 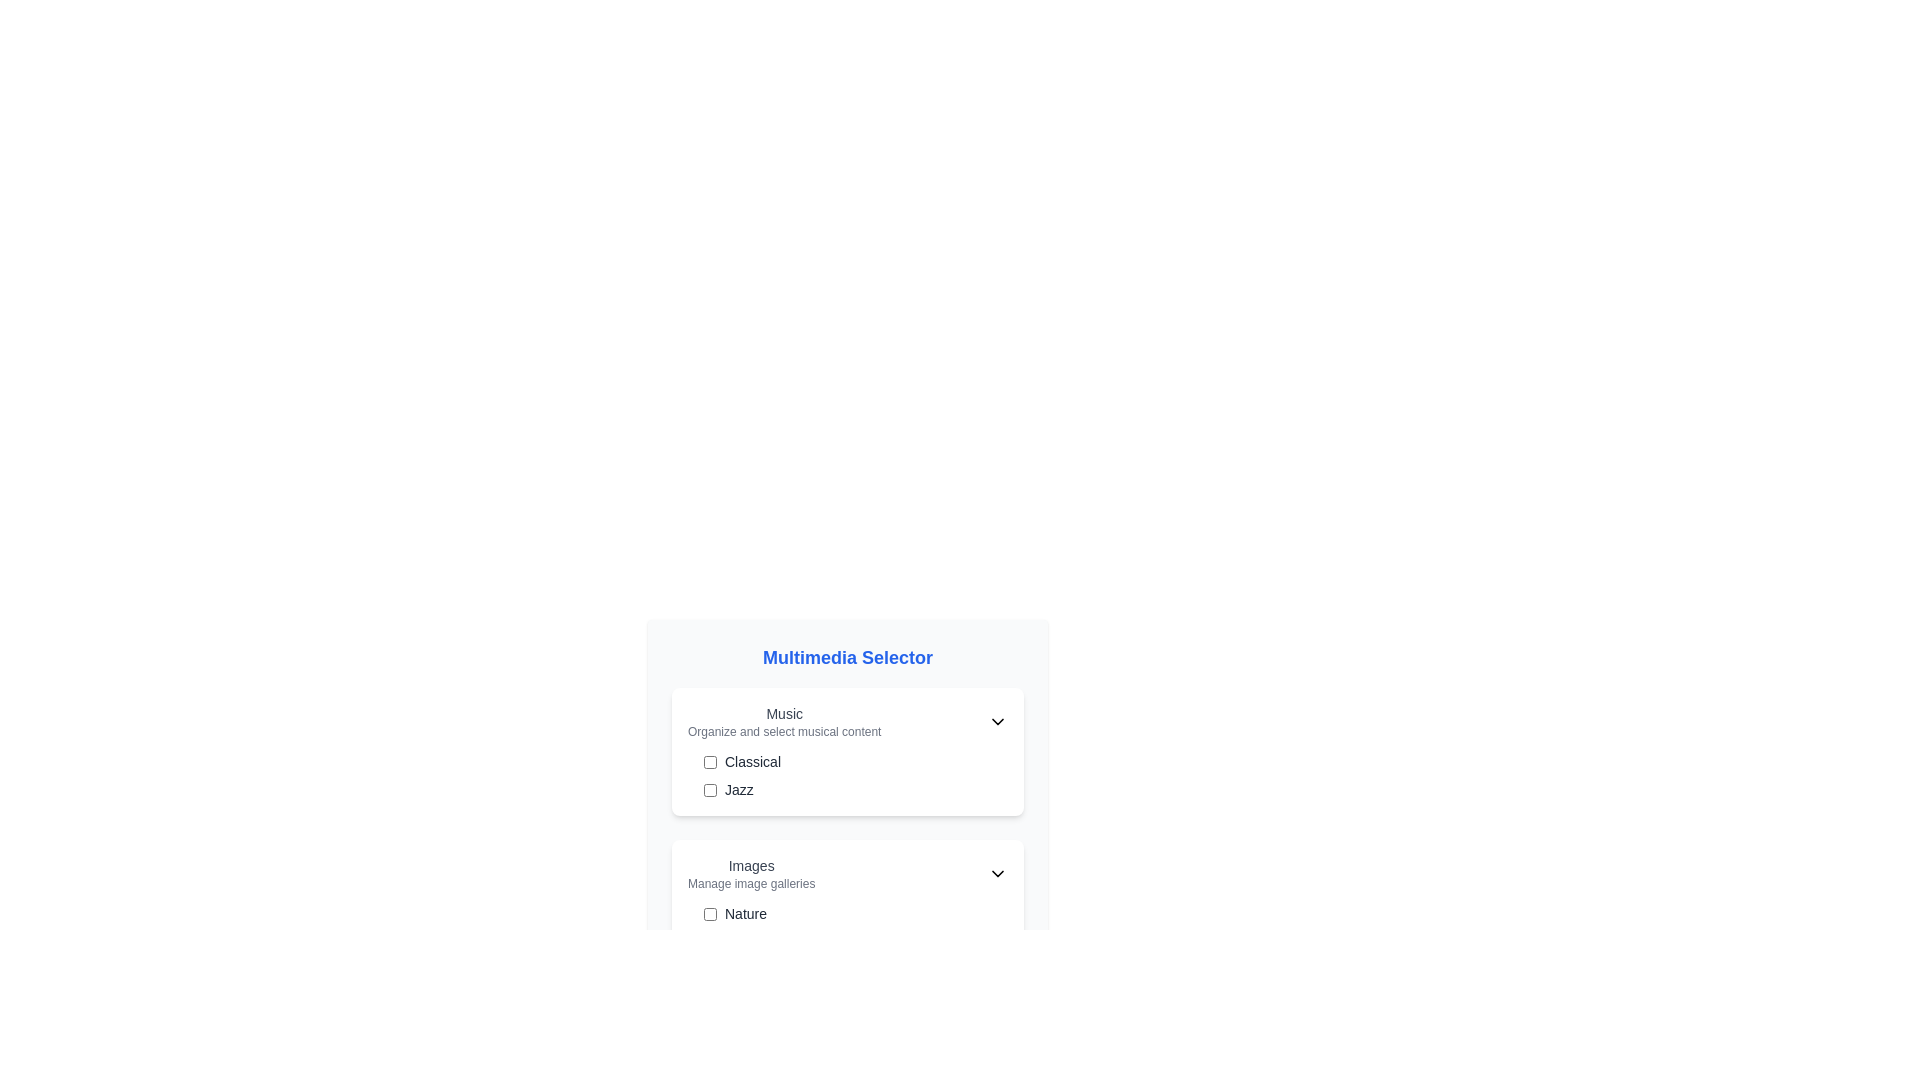 I want to click on the 'Urban' checkbox in the 'Images' category, so click(x=710, y=941).